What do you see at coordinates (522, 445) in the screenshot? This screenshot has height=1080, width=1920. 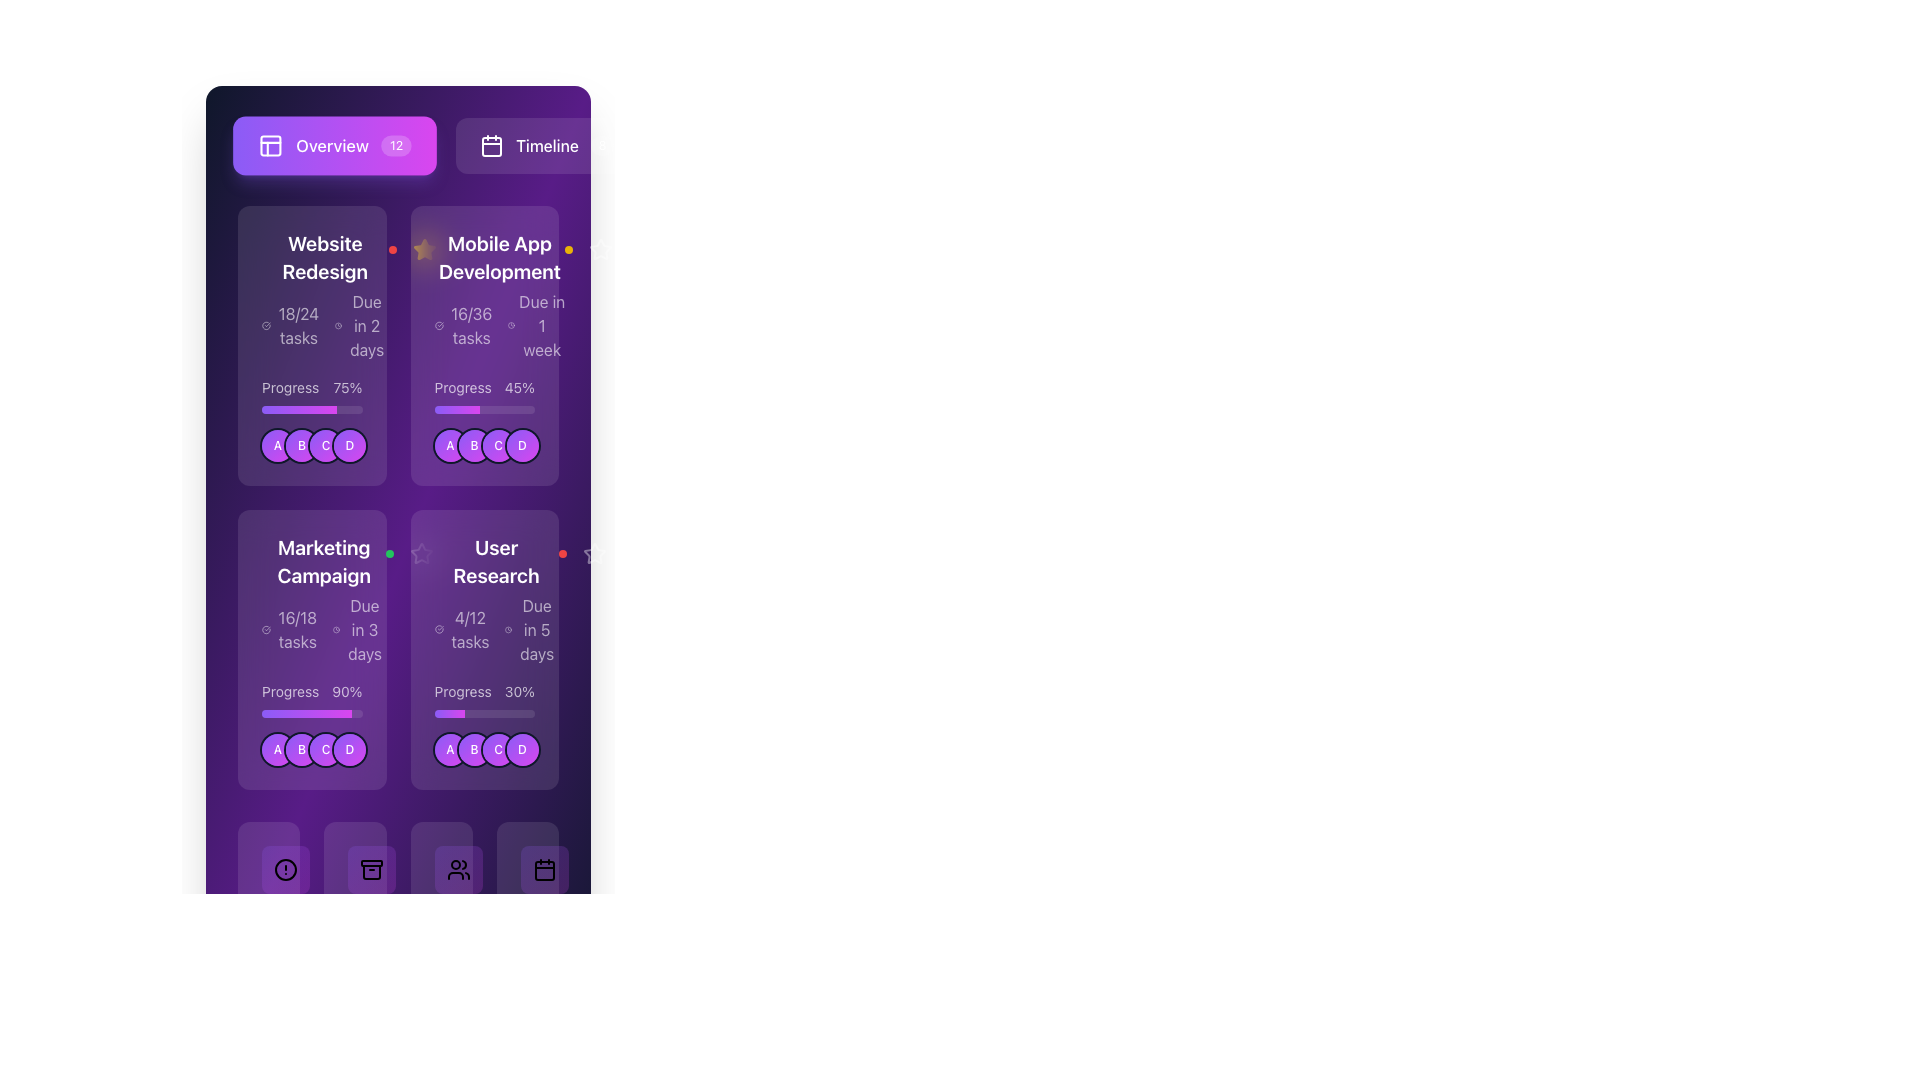 I see `the fourth circular badge labeled 'D' in the horizontal row of badges within the 'Mobile App Development' card` at bounding box center [522, 445].